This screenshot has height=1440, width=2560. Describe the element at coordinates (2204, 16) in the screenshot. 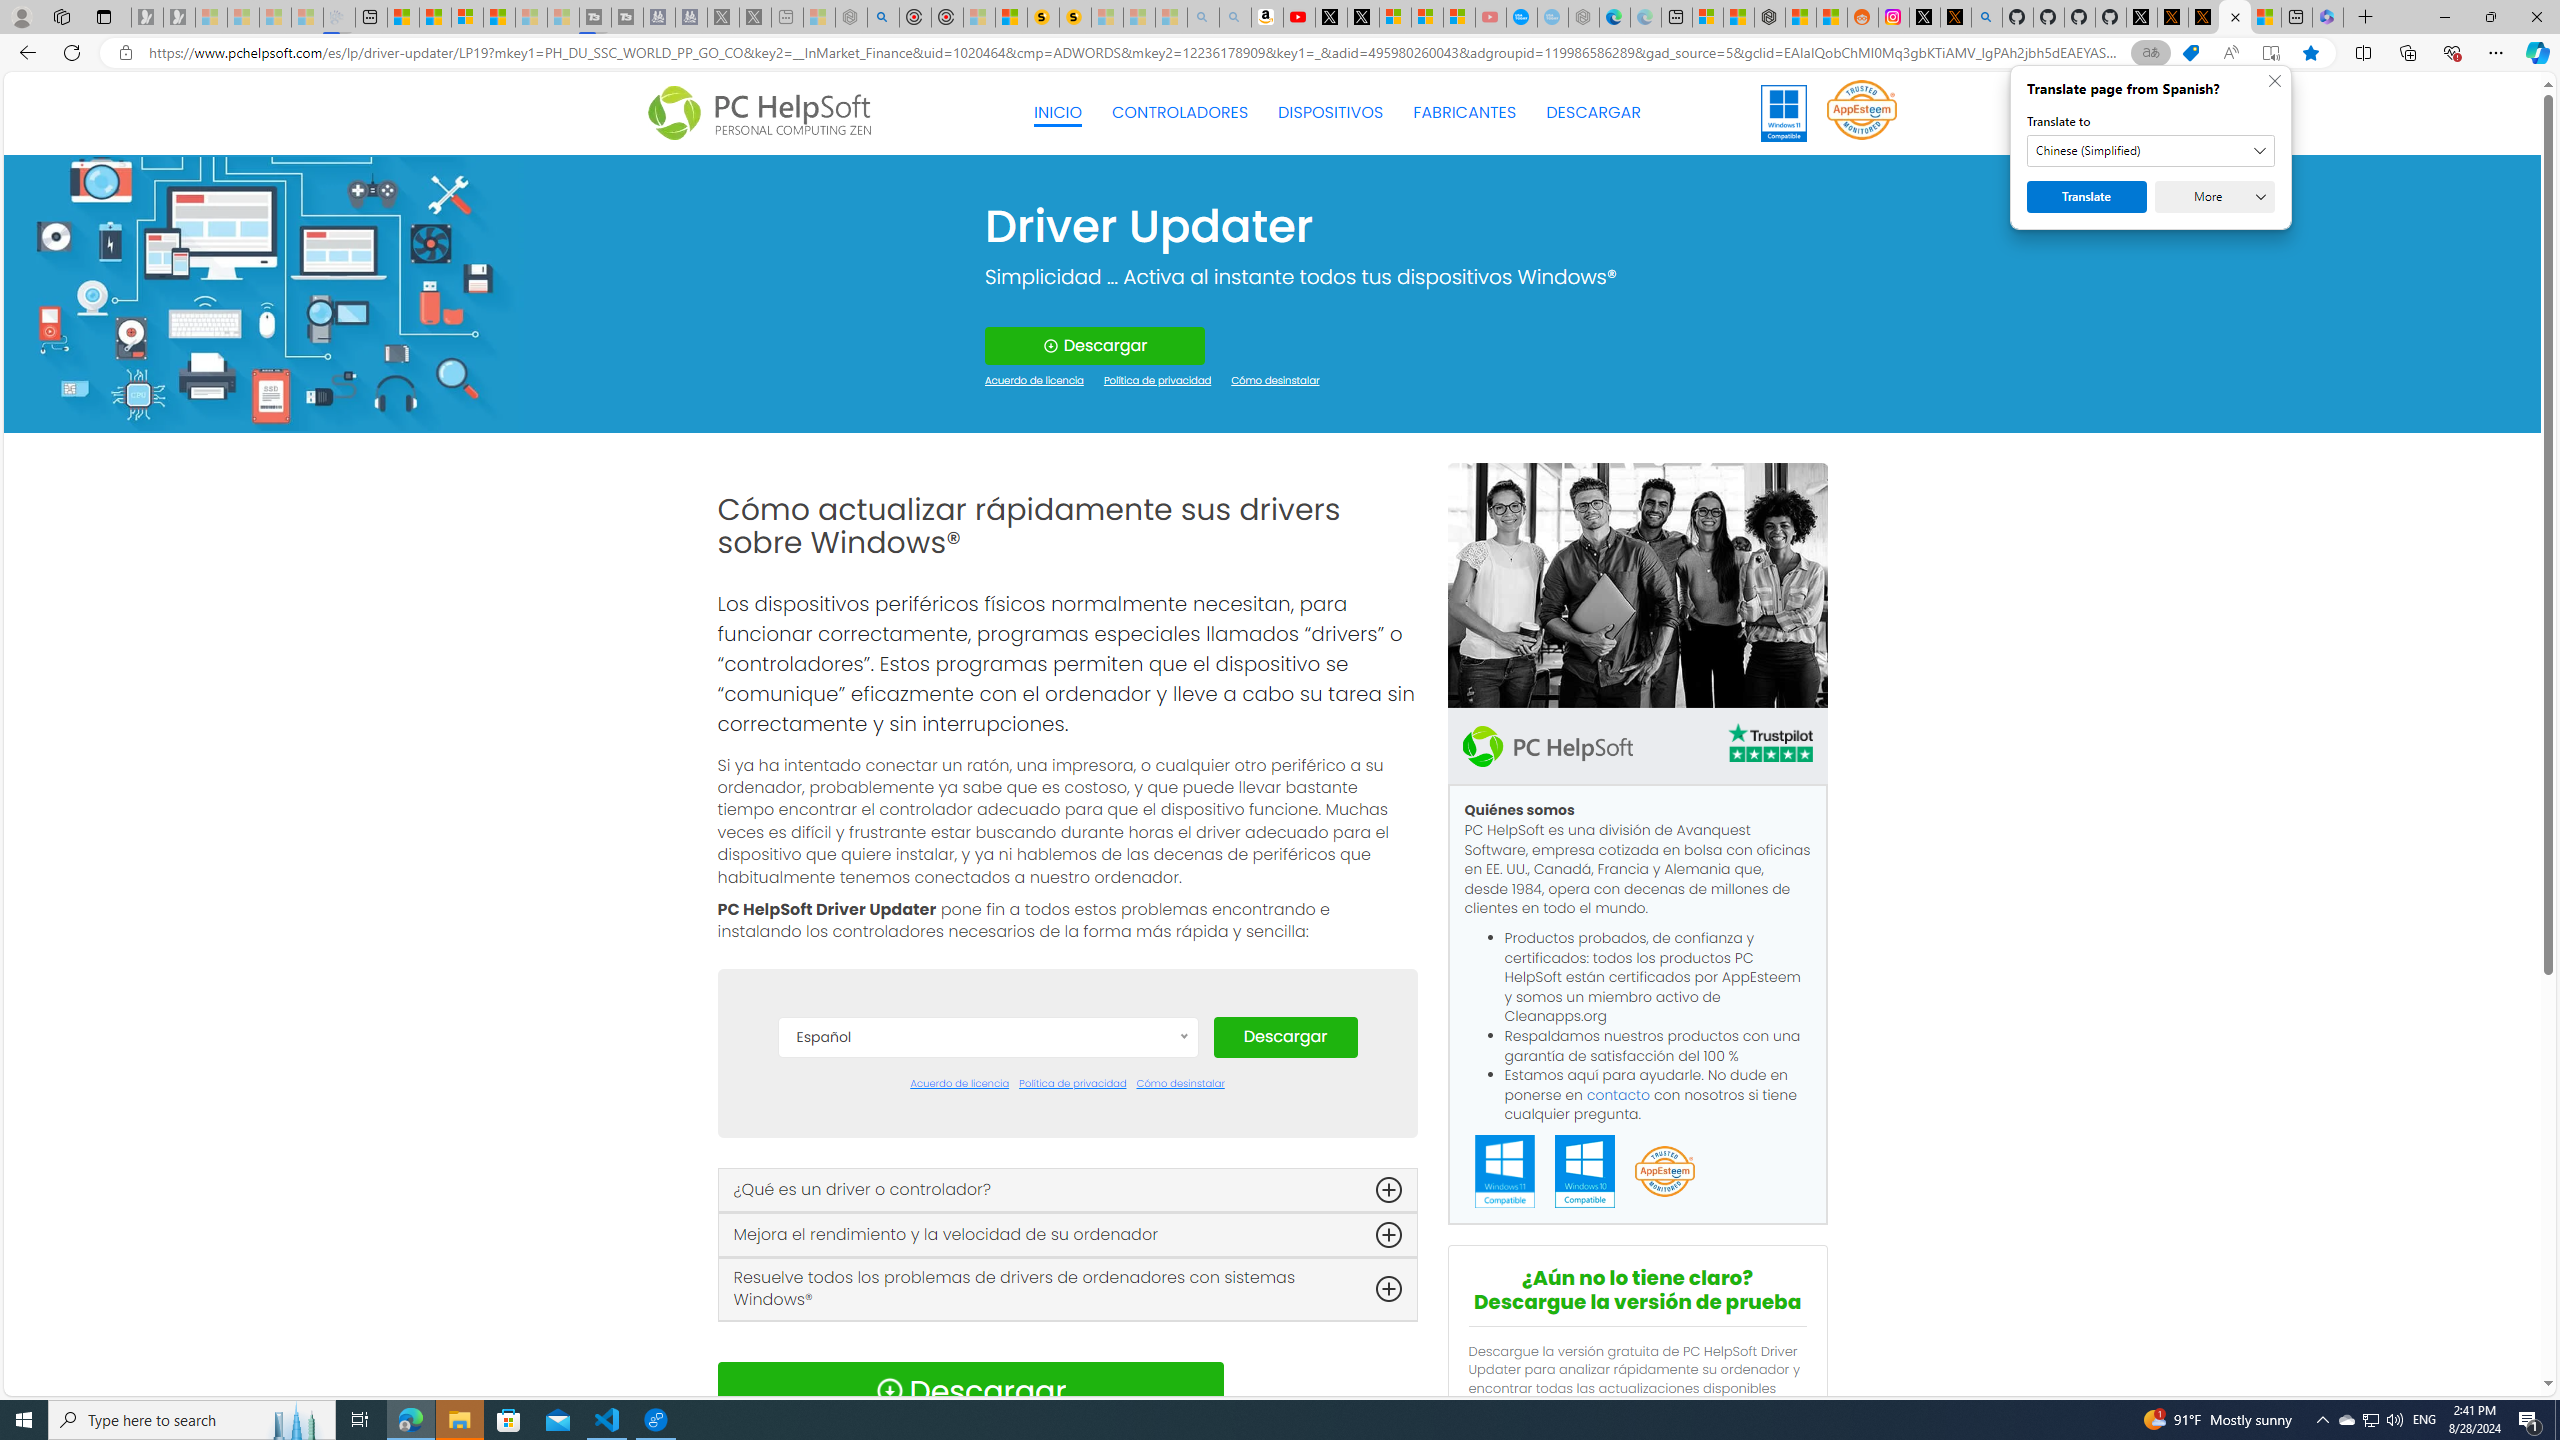

I see `'X Privacy Policy'` at that location.